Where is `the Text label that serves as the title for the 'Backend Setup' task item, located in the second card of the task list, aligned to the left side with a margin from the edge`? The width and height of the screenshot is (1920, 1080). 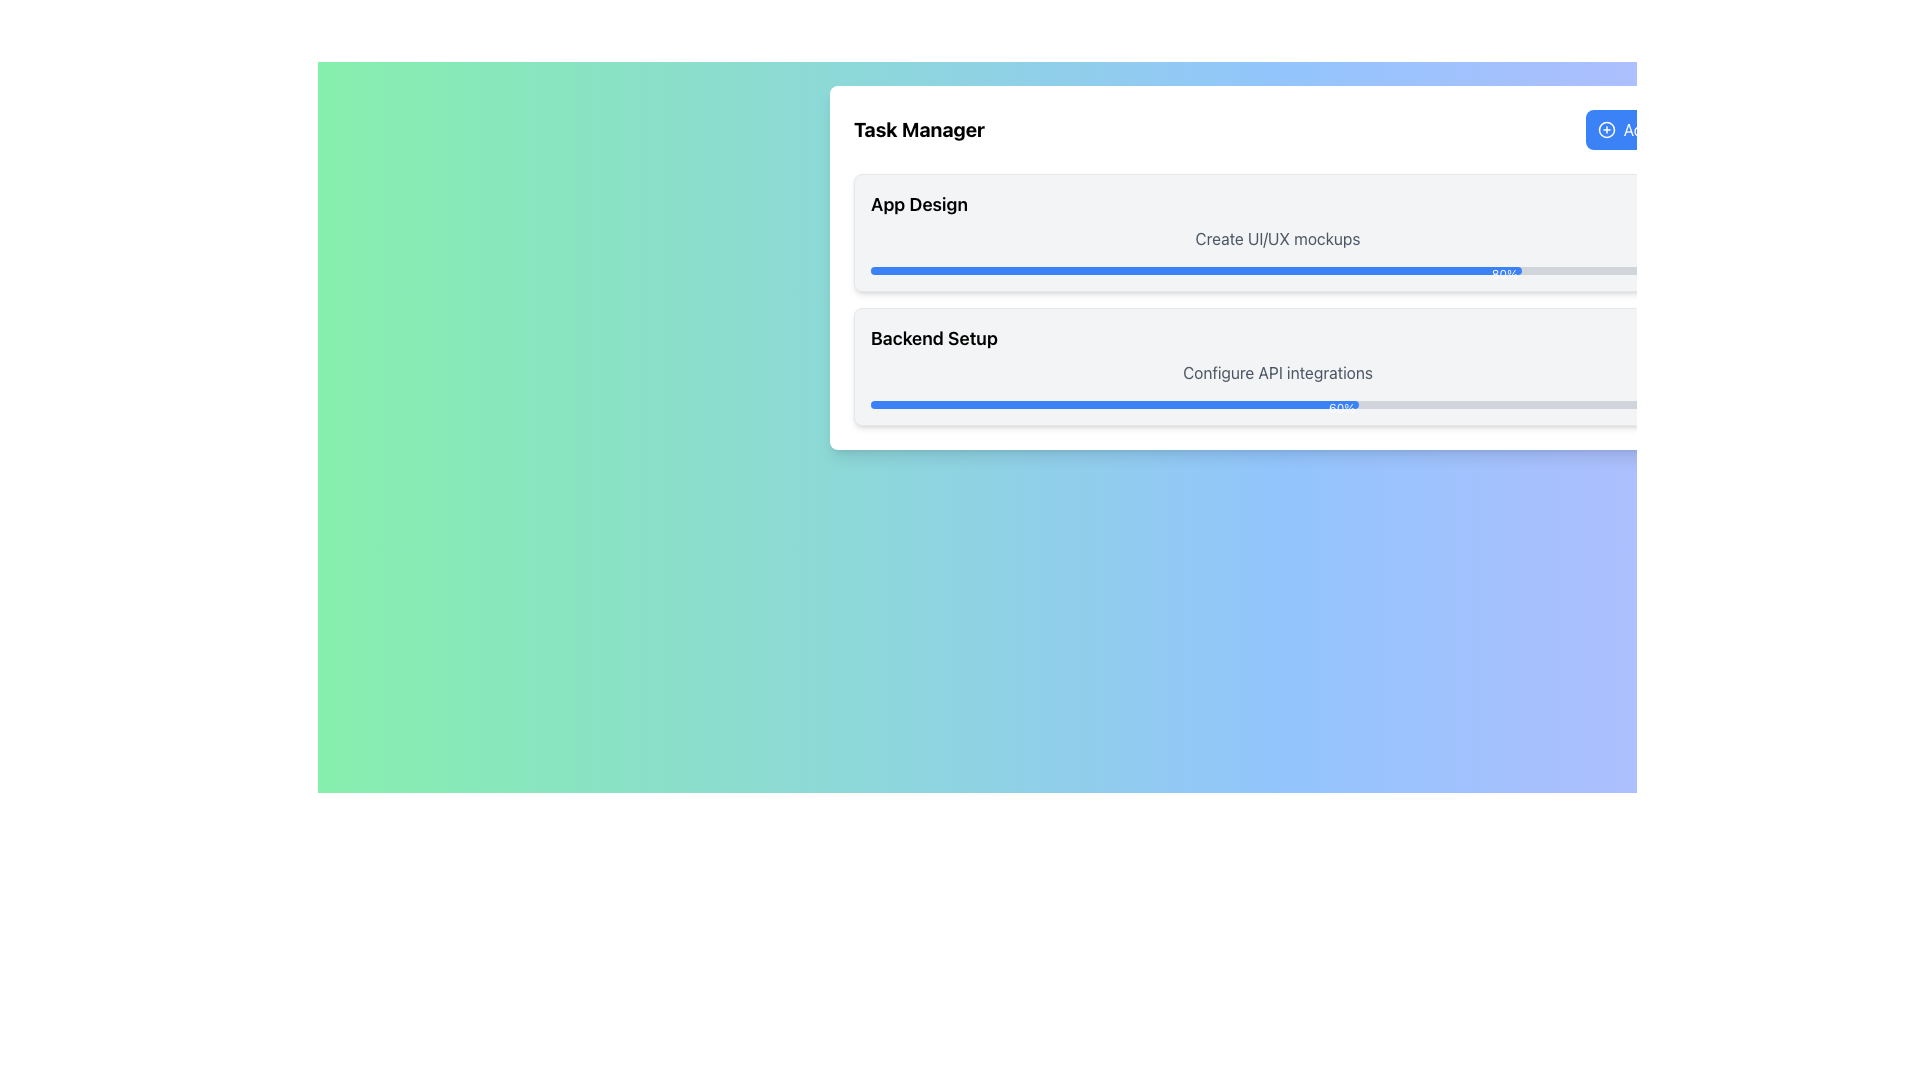 the Text label that serves as the title for the 'Backend Setup' task item, located in the second card of the task list, aligned to the left side with a margin from the edge is located at coordinates (933, 338).